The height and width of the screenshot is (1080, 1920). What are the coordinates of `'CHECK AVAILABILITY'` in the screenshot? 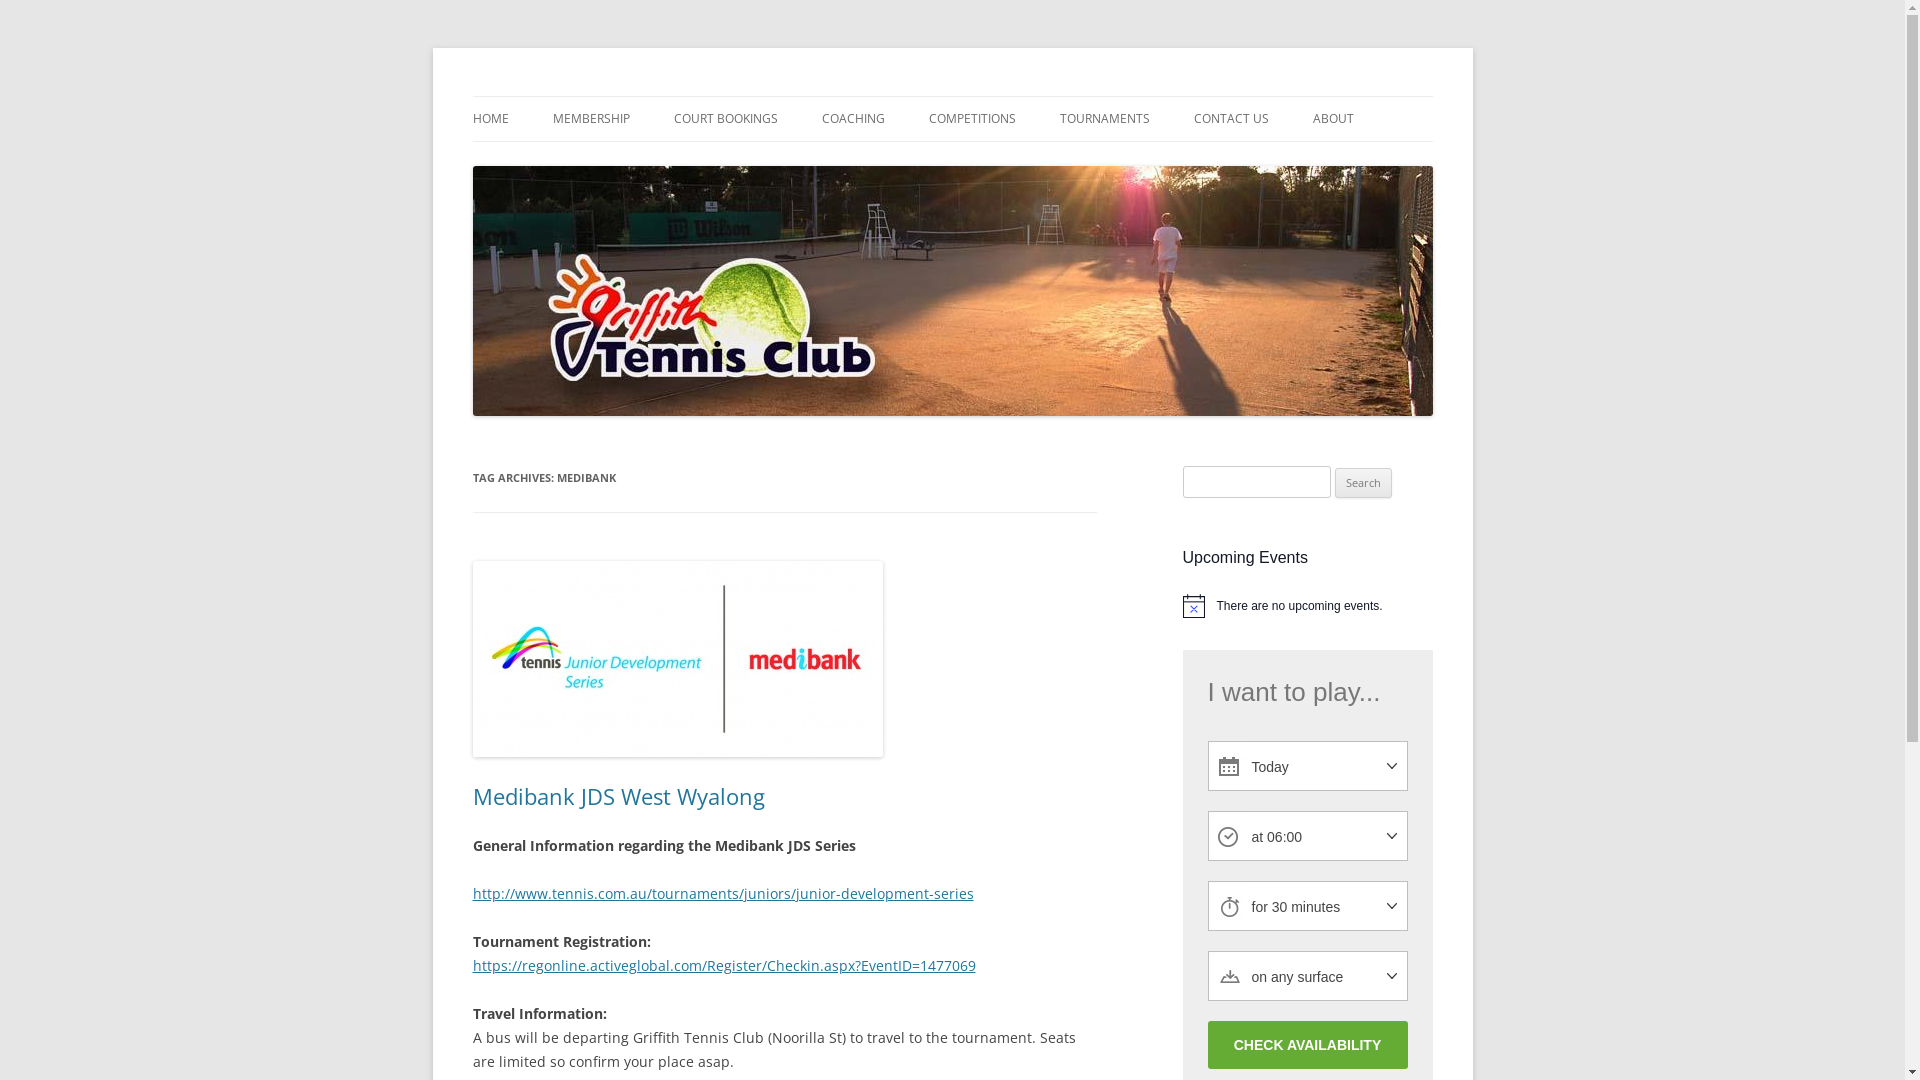 It's located at (1307, 1044).